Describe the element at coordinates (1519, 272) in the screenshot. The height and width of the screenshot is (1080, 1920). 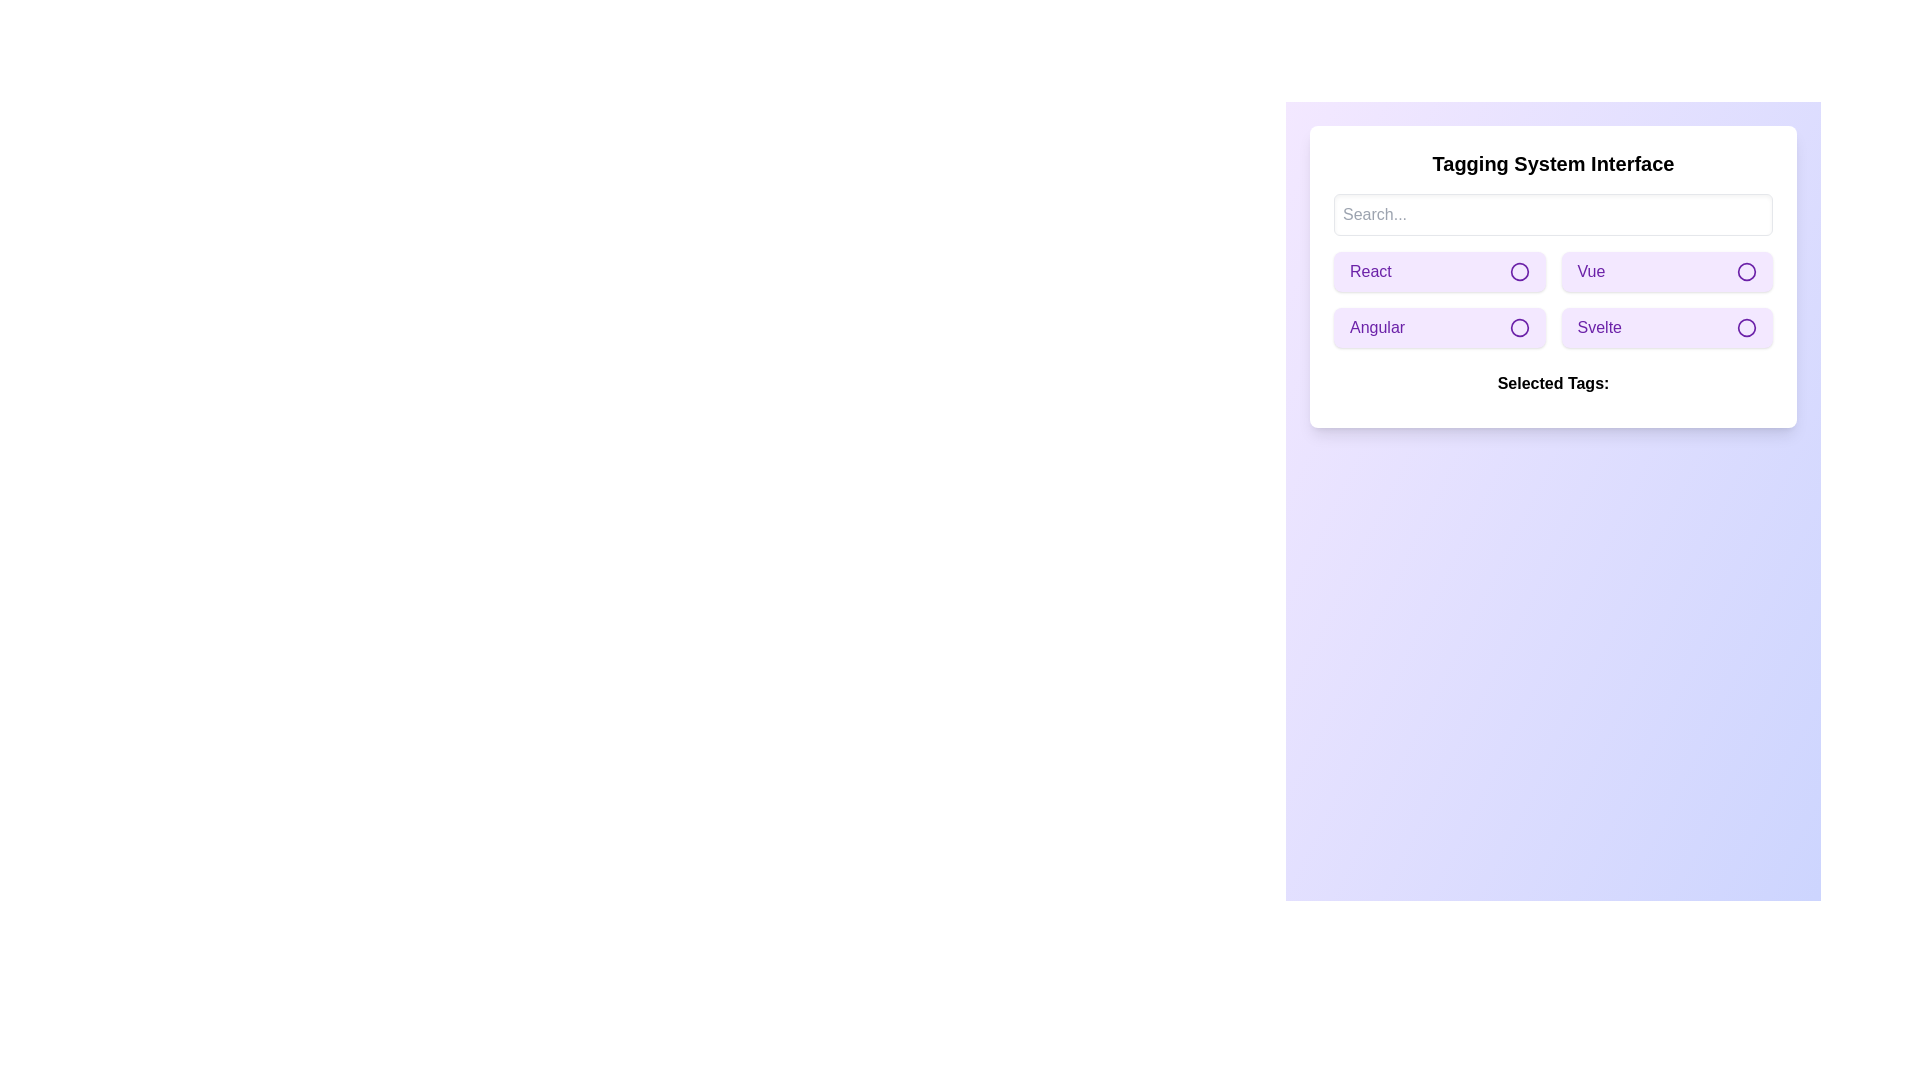
I see `the circular icon, which is a selection indicator located to the right of the 'React' label` at that location.